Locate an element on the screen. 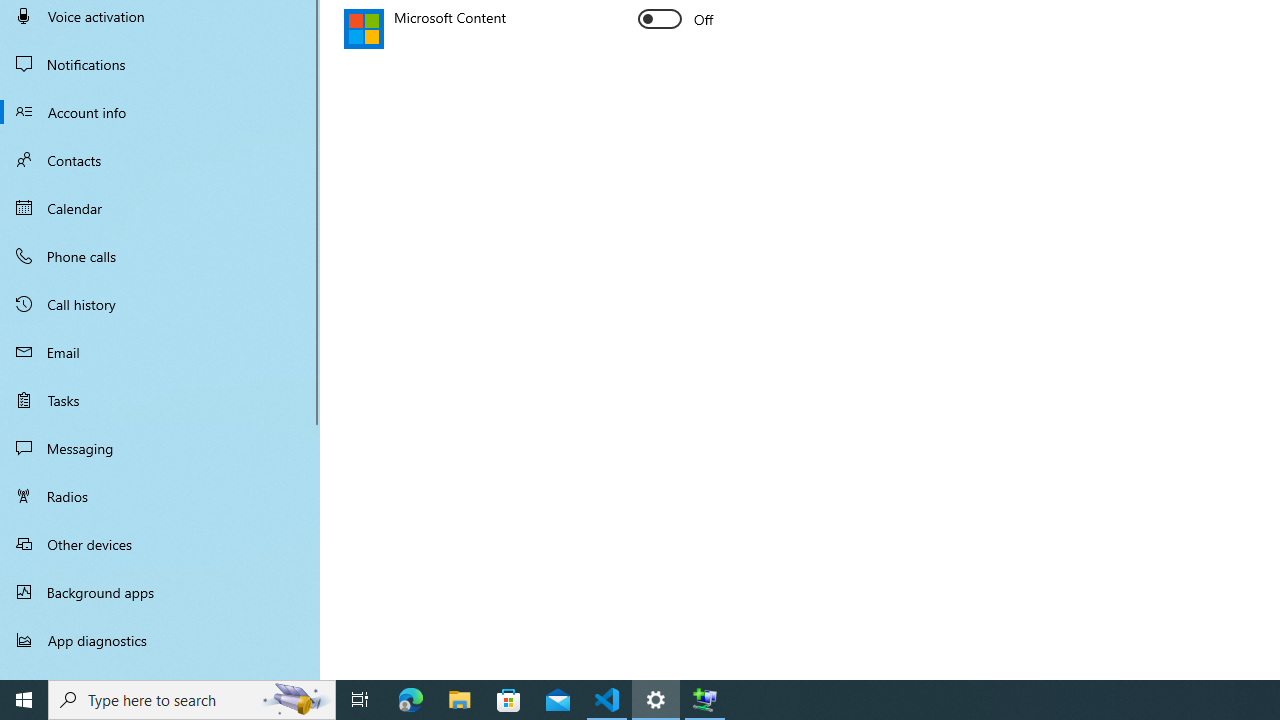  'Visual Studio Code - 1 running window' is located at coordinates (606, 698).